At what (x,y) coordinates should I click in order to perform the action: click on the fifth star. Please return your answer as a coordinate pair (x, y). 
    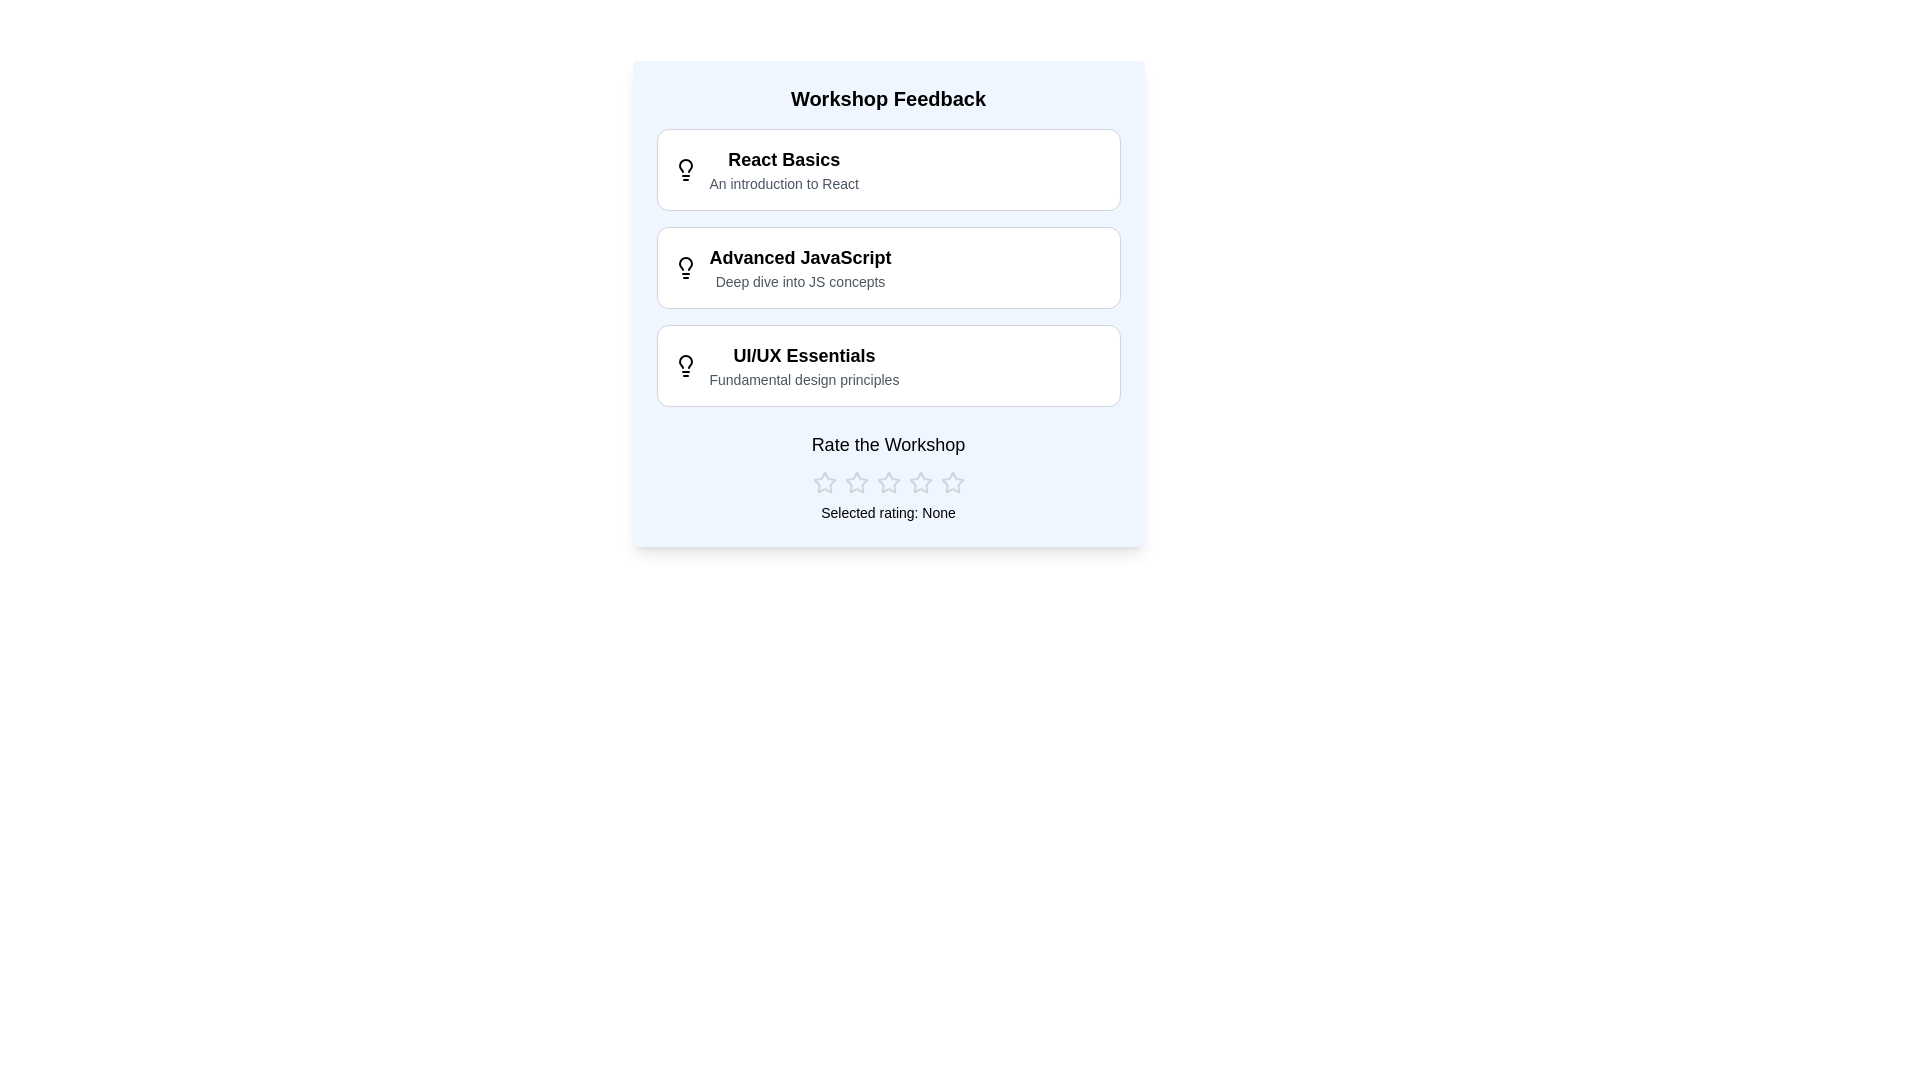
    Looking at the image, I should click on (951, 482).